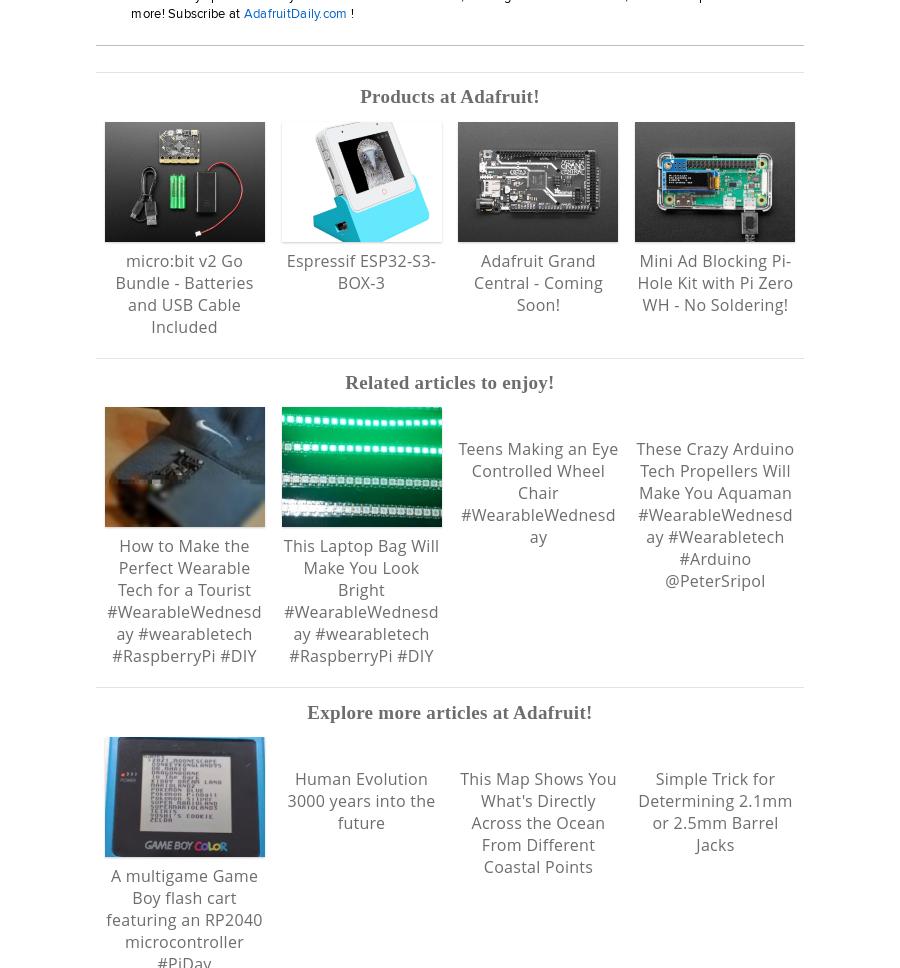 This screenshot has height=968, width=900. Describe the element at coordinates (281, 601) in the screenshot. I see `'This Laptop Bag Will Make You Look Bright #WearableWednesday #wearabletech #RaspberryPi #DIY'` at that location.